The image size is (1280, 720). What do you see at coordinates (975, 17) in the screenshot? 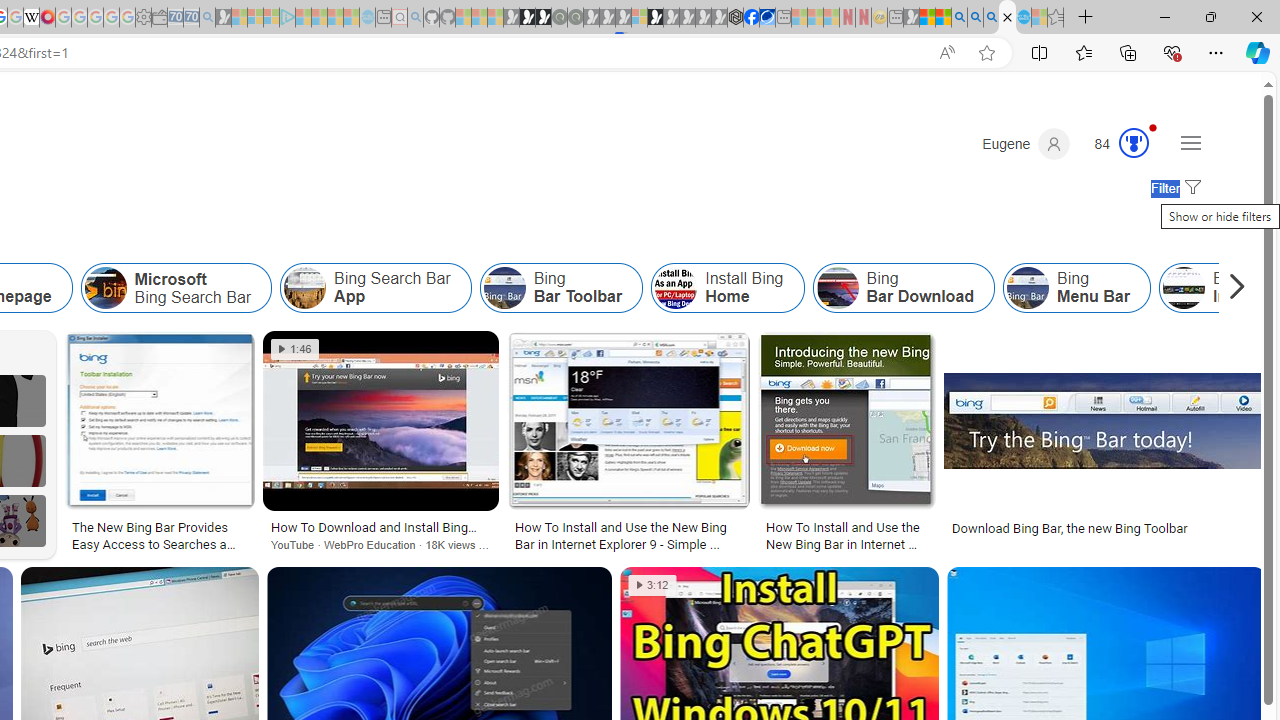
I see `'2009 Bing officially replaced Live Search on June 3 - Search'` at bounding box center [975, 17].